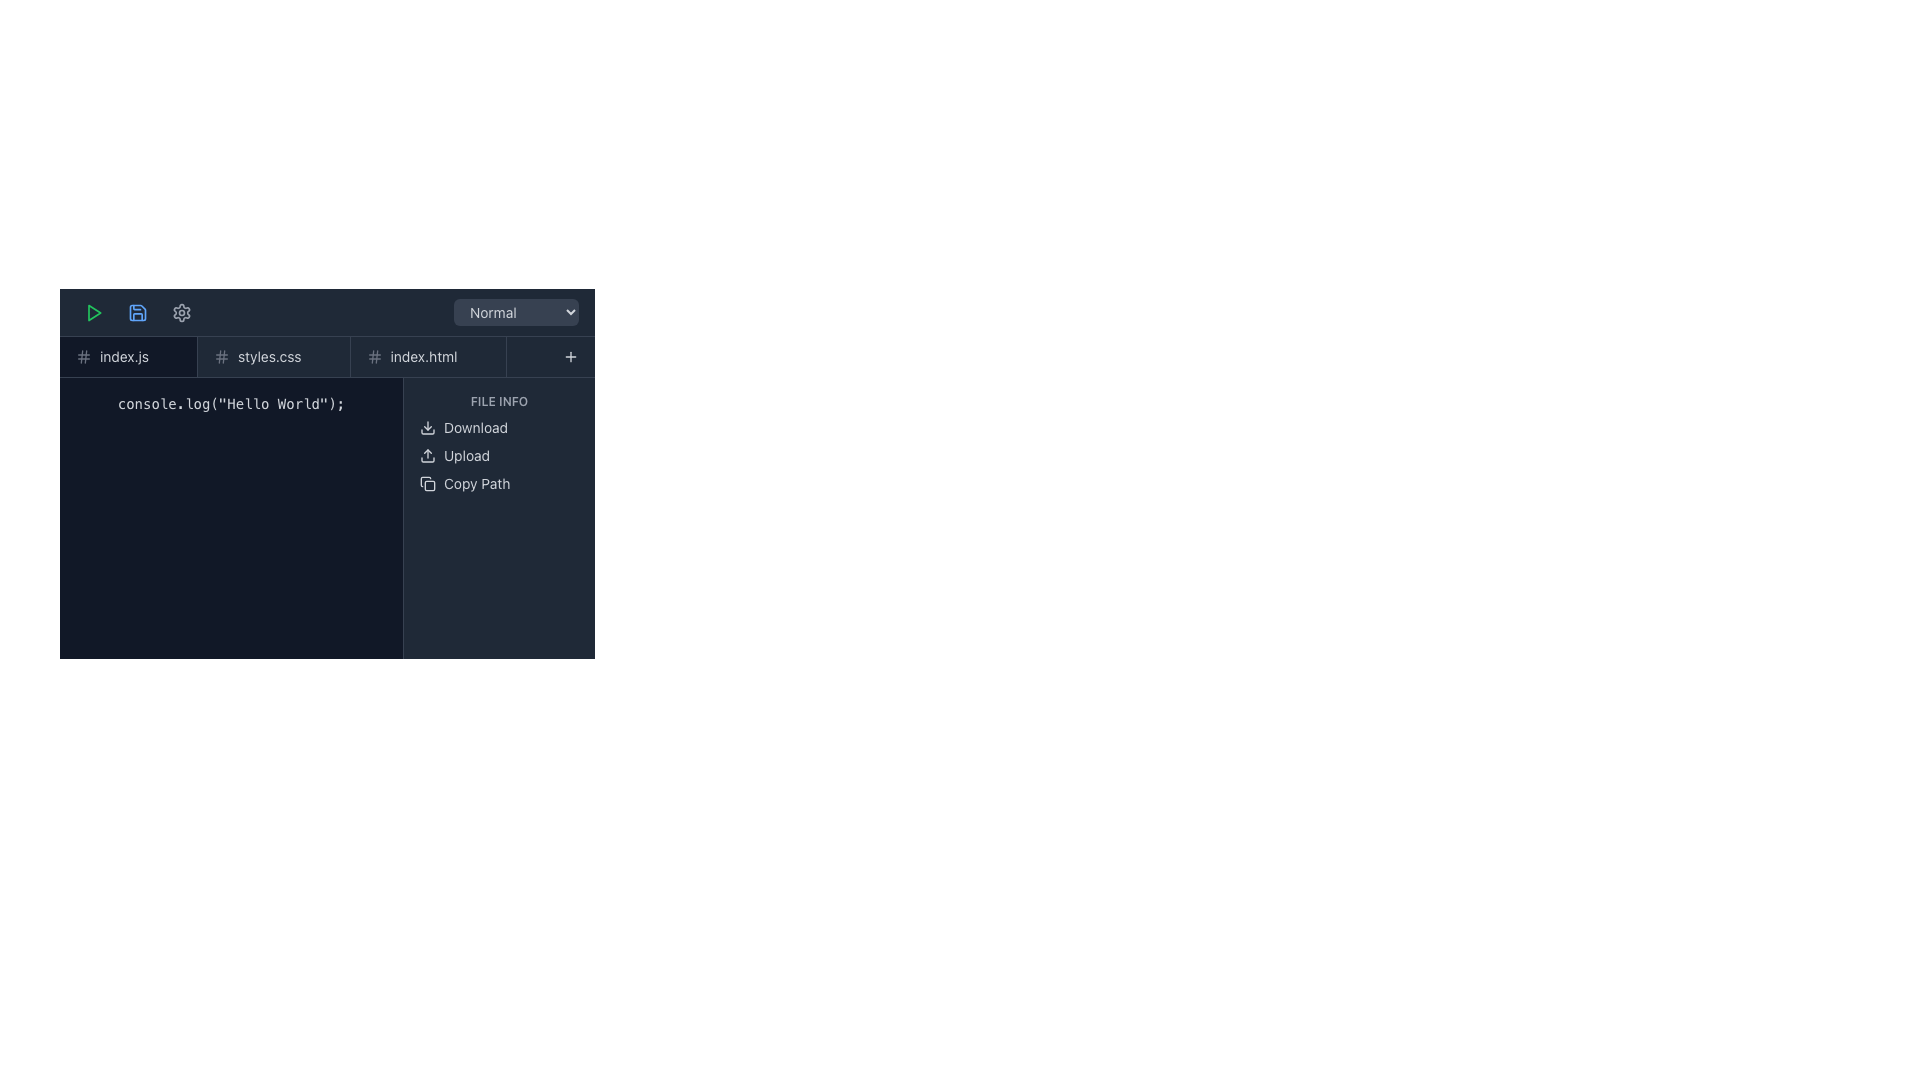 The height and width of the screenshot is (1080, 1920). I want to click on the settings icon button, which is a gear-shaped outline, so click(182, 312).